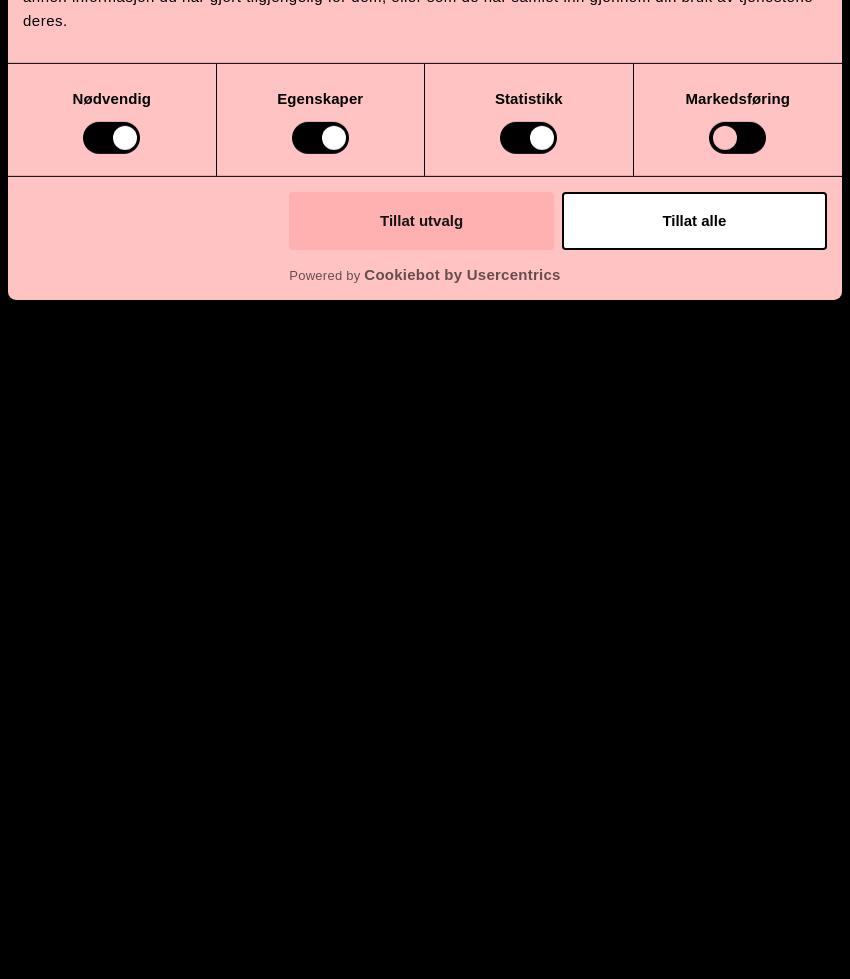 This screenshot has width=850, height=979. What do you see at coordinates (358, 136) in the screenshot?
I see `','` at bounding box center [358, 136].